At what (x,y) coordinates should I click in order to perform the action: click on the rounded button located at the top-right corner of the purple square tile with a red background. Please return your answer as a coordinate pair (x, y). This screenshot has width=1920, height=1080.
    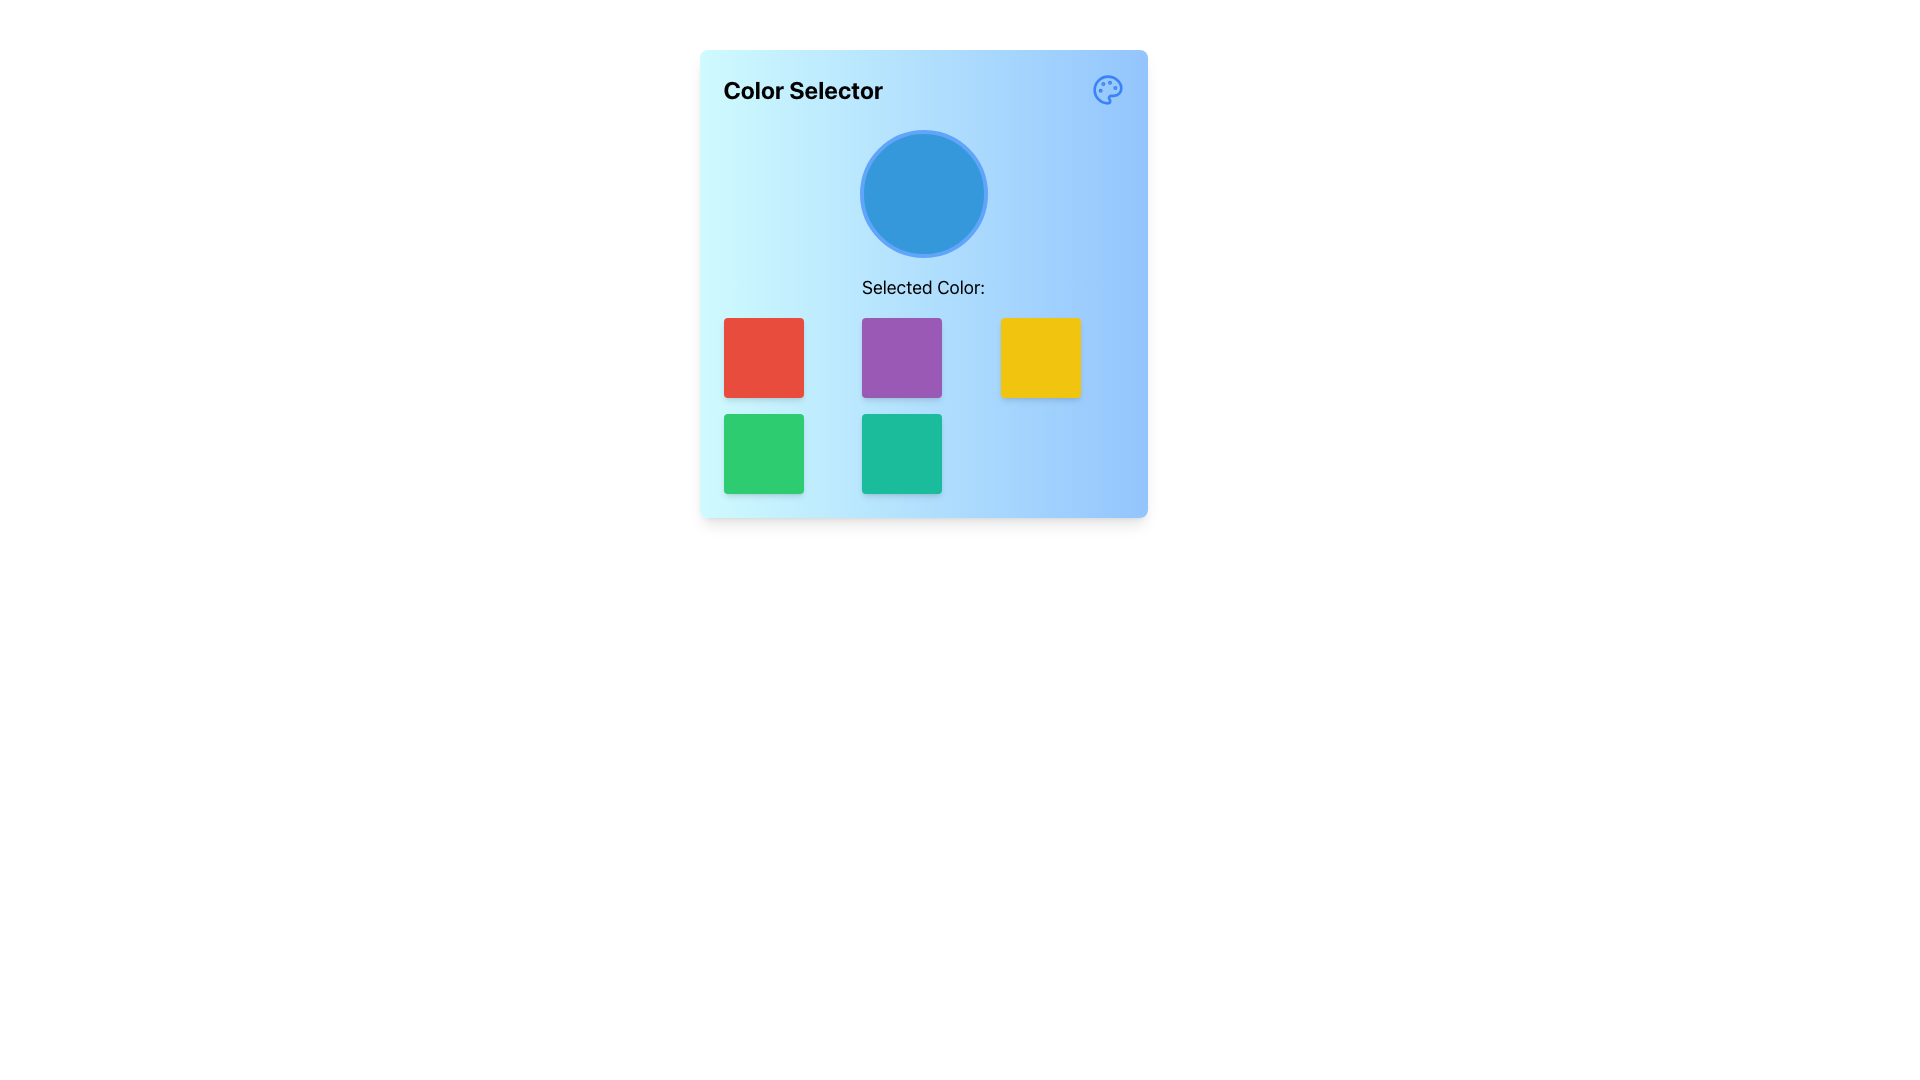
    Looking at the image, I should click on (972, 329).